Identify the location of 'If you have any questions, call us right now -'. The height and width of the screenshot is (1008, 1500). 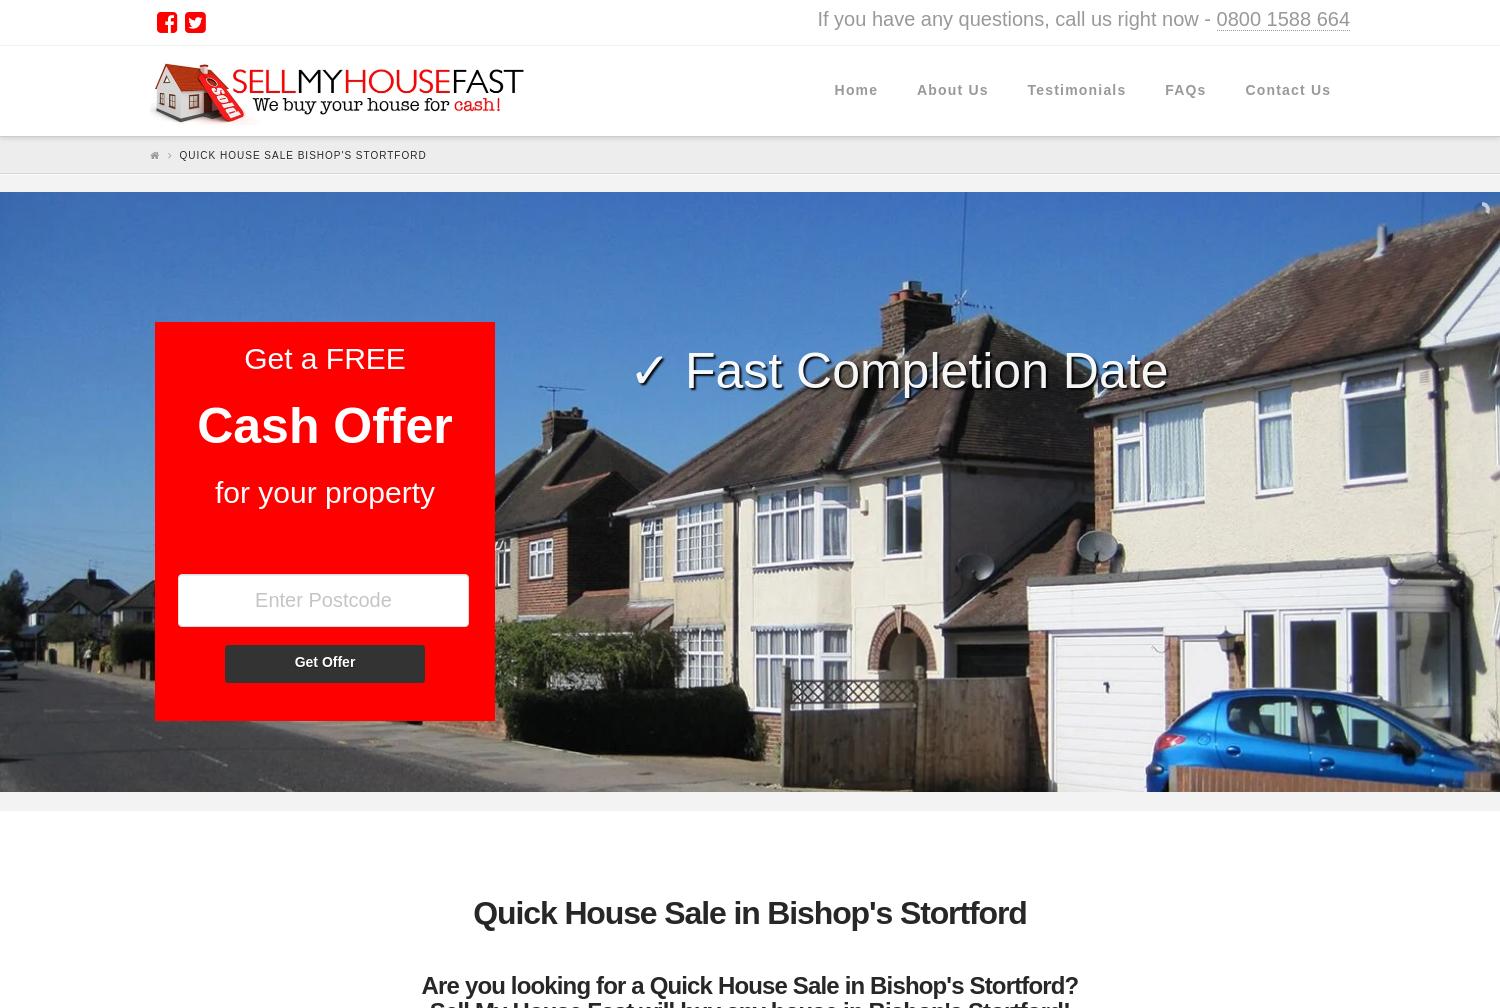
(1016, 18).